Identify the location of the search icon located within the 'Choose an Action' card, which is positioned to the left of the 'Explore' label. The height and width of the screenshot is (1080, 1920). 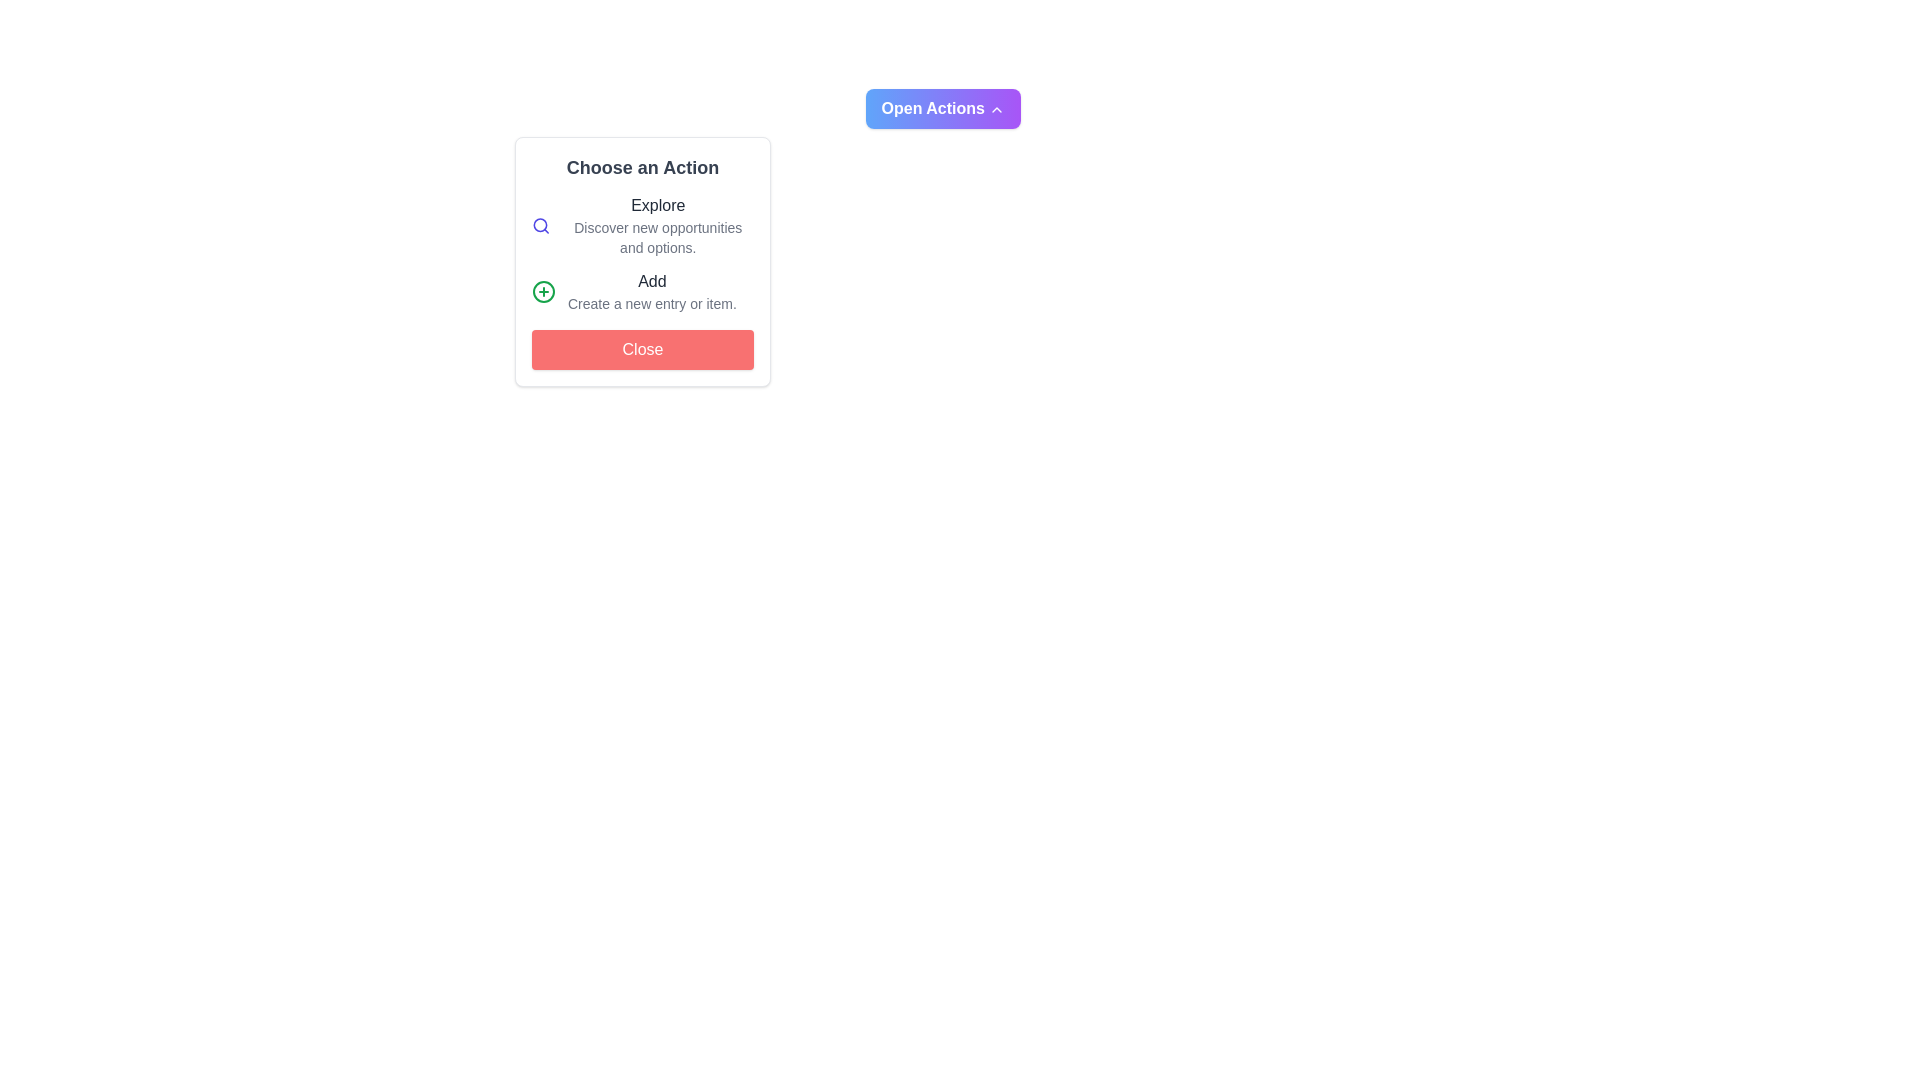
(541, 225).